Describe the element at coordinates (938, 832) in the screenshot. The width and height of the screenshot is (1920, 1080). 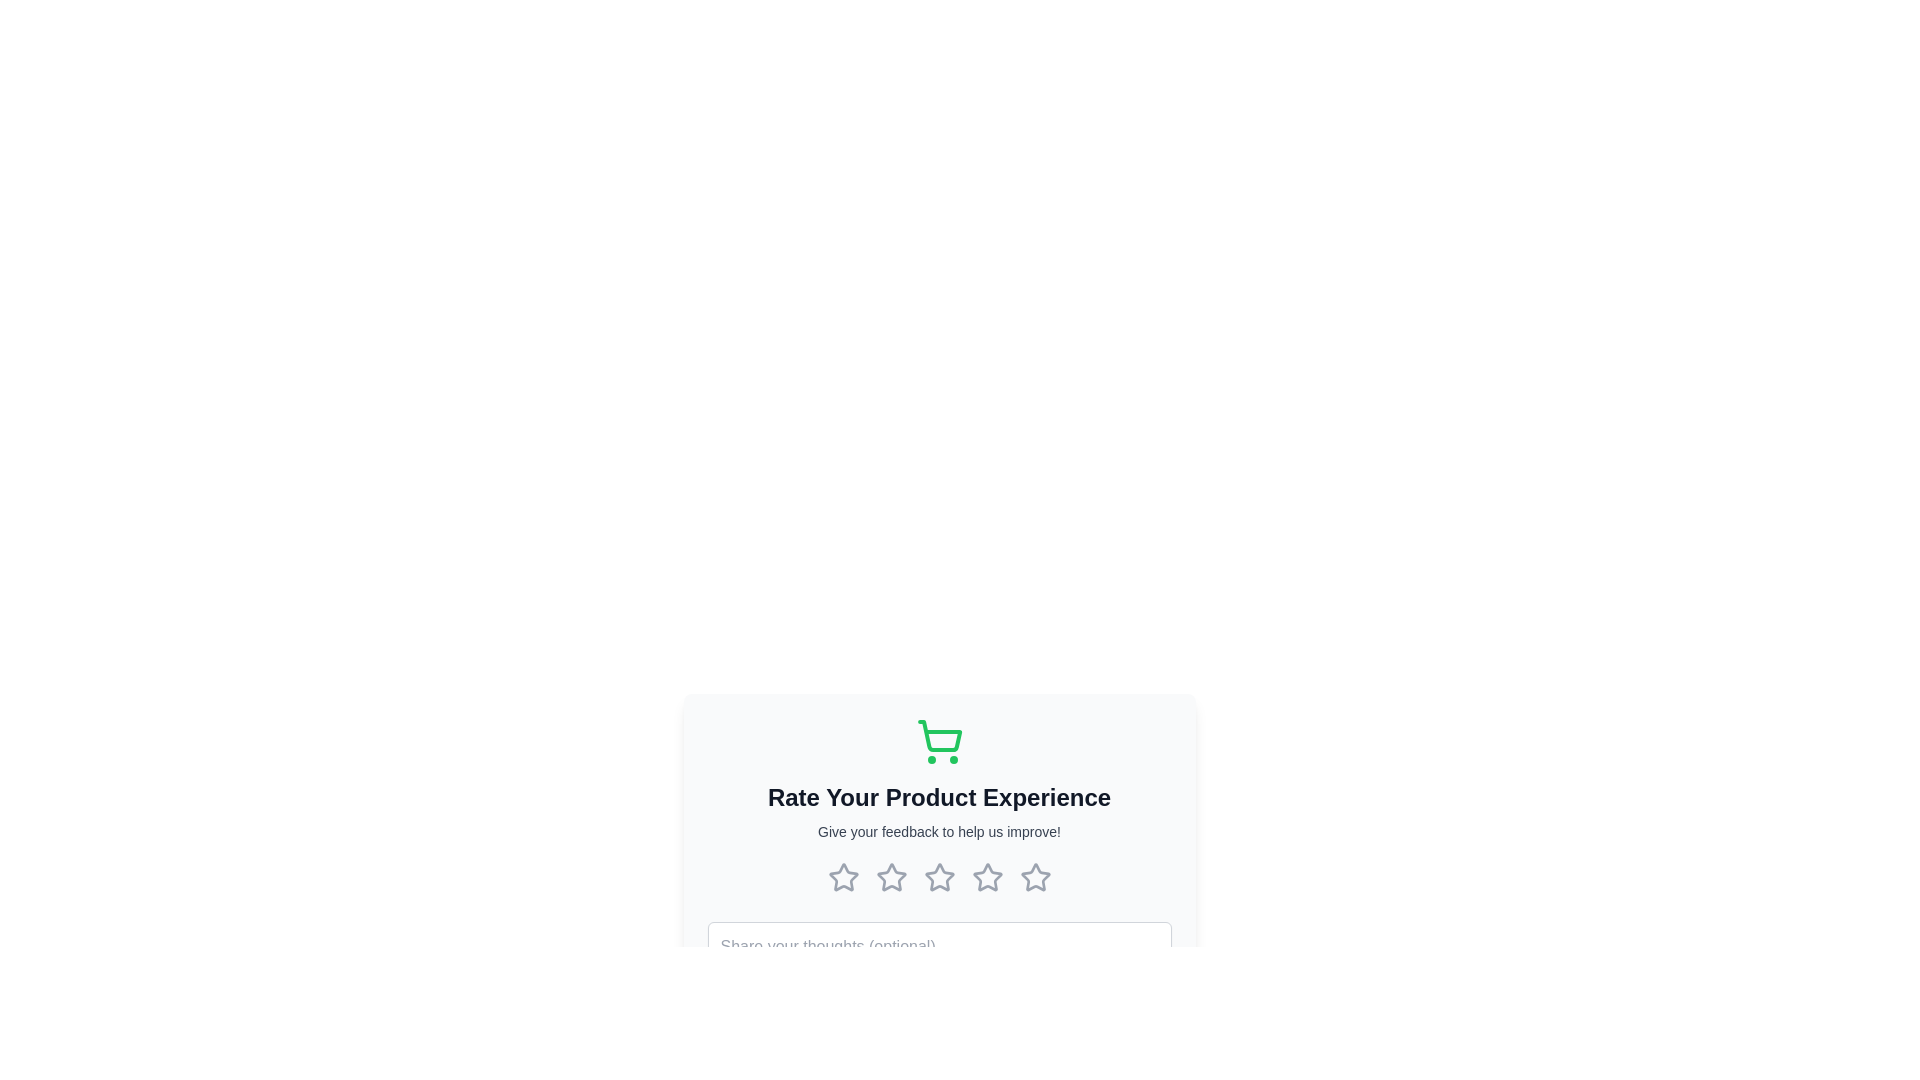
I see `the Static Text Label that prompts users to provide their feedback, located below the header 'Rate Your Product Experience' and above the star rating icons` at that location.